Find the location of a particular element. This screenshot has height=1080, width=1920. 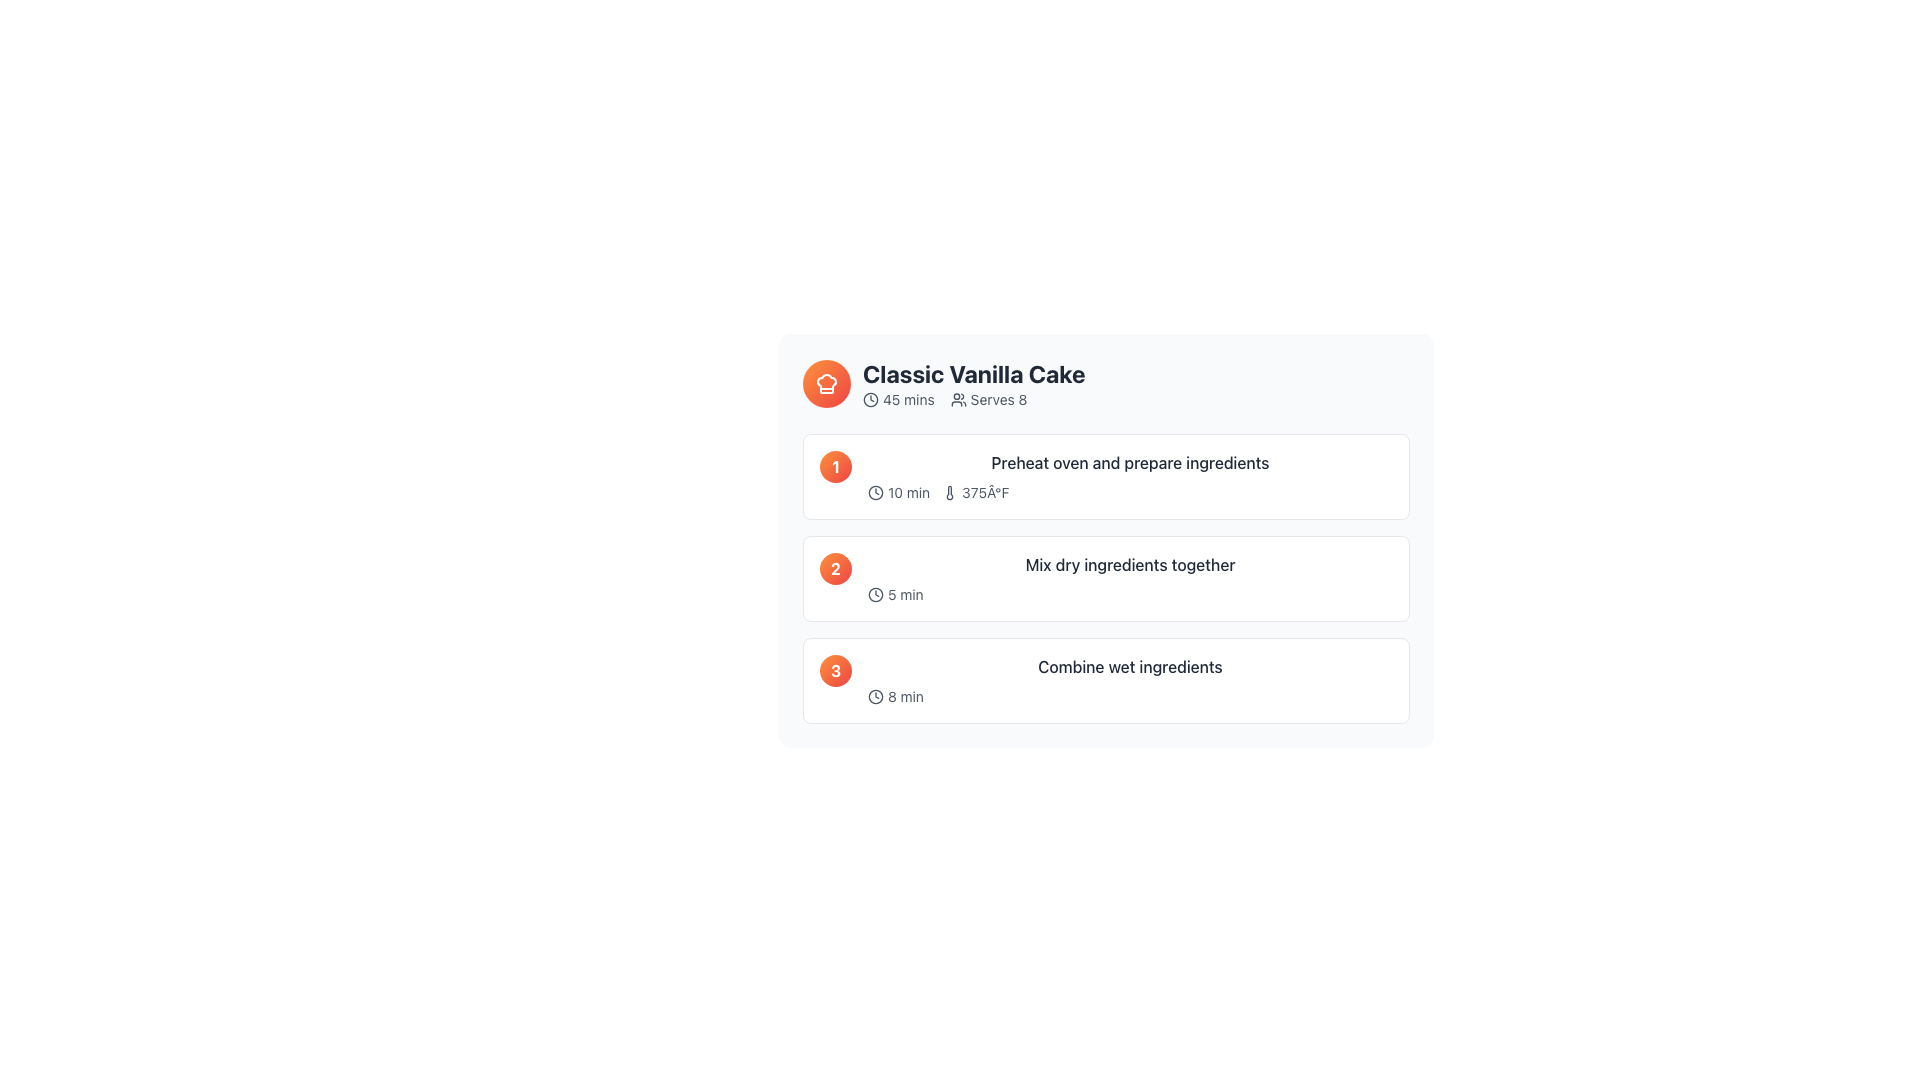

clock icon located in the header section, which is the first icon to the left of the '45 mins' text is located at coordinates (870, 400).